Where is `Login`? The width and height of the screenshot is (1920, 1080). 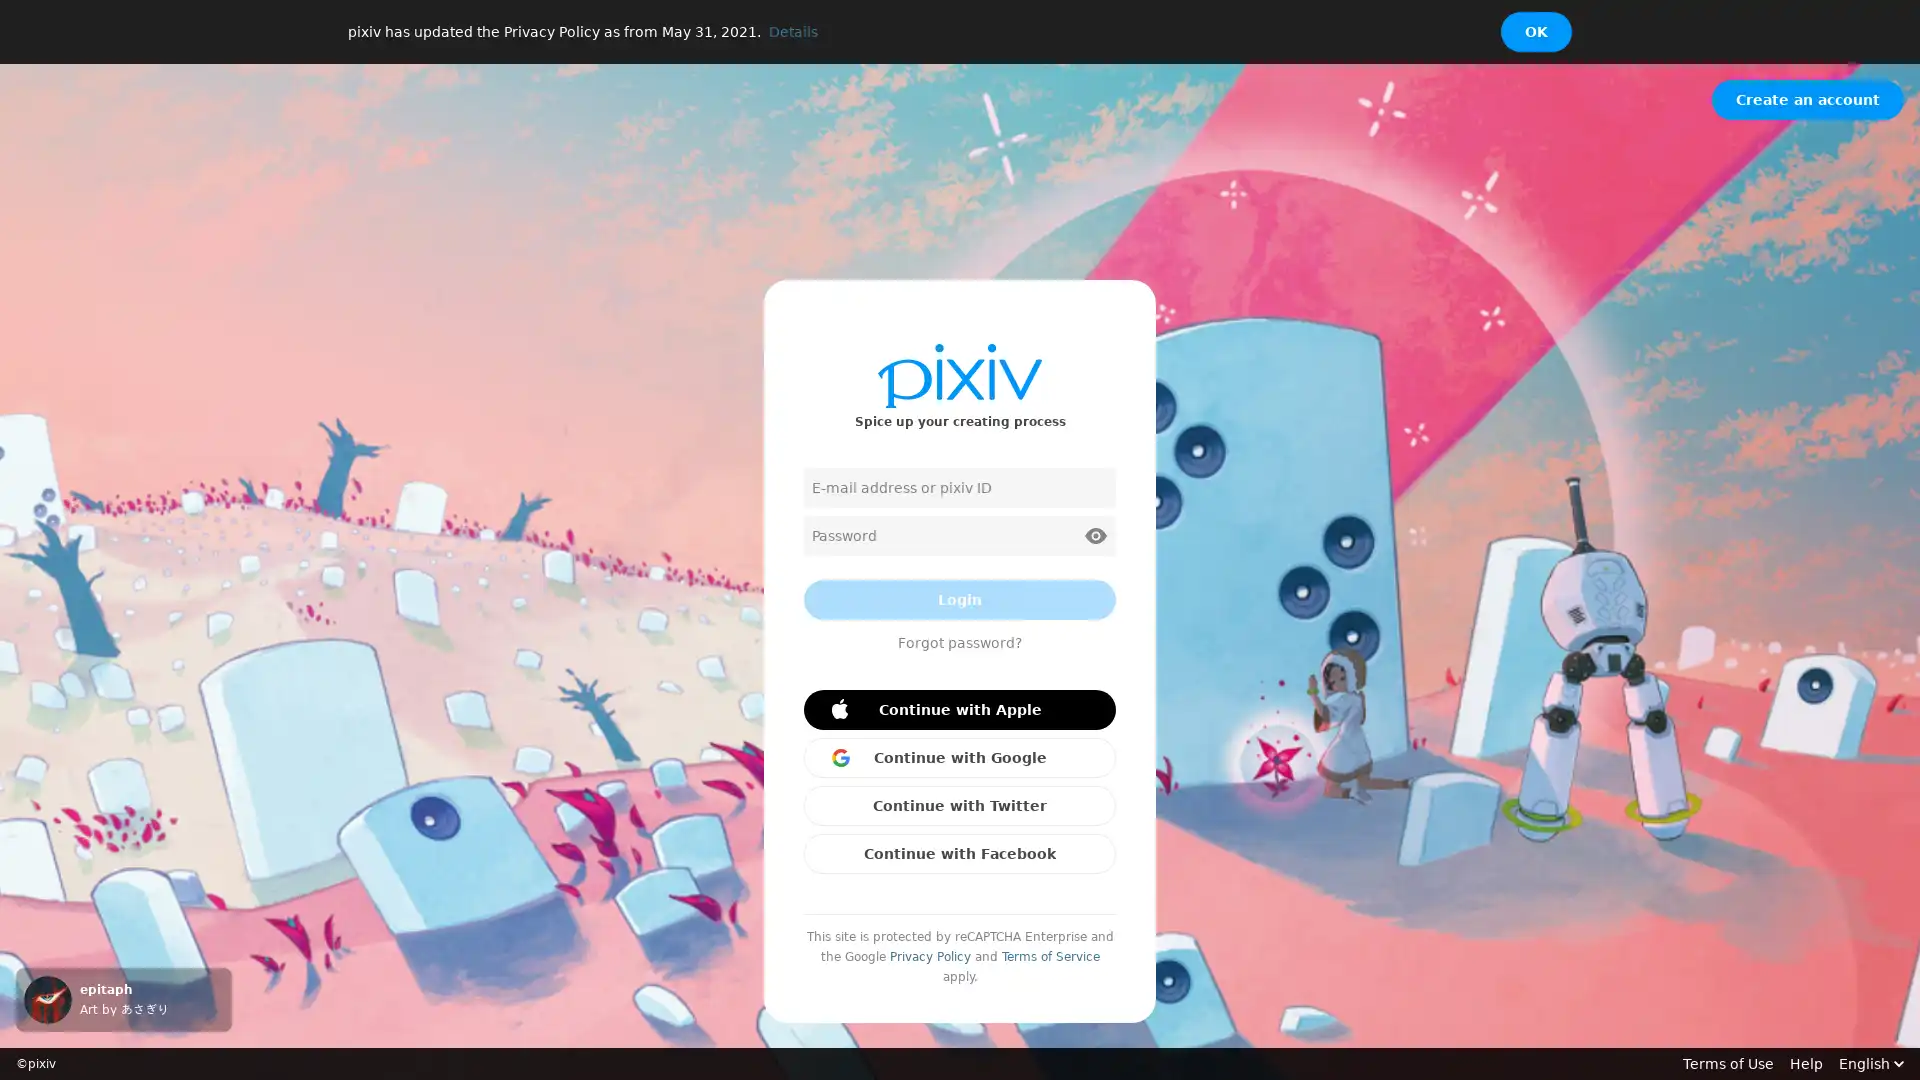
Login is located at coordinates (960, 599).